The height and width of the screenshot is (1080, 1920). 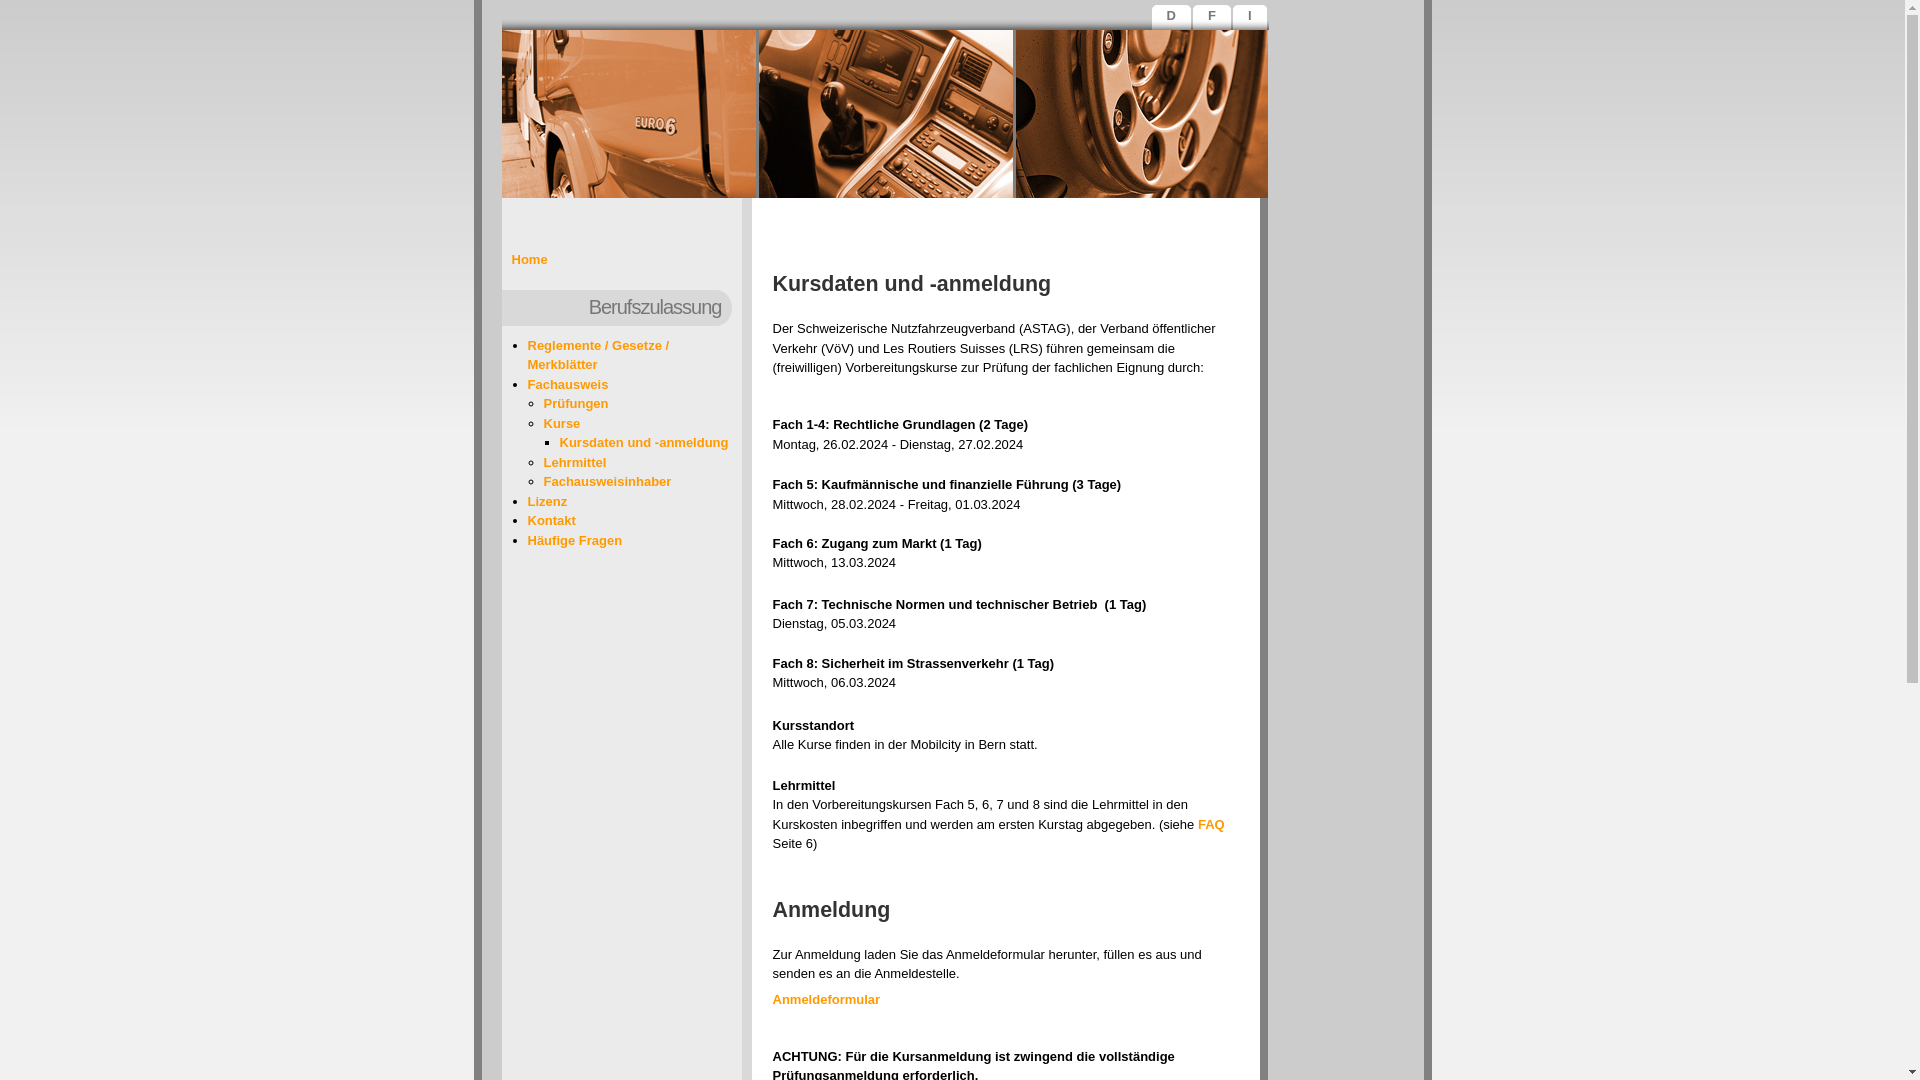 What do you see at coordinates (607, 481) in the screenshot?
I see `'Fachausweisinhaber'` at bounding box center [607, 481].